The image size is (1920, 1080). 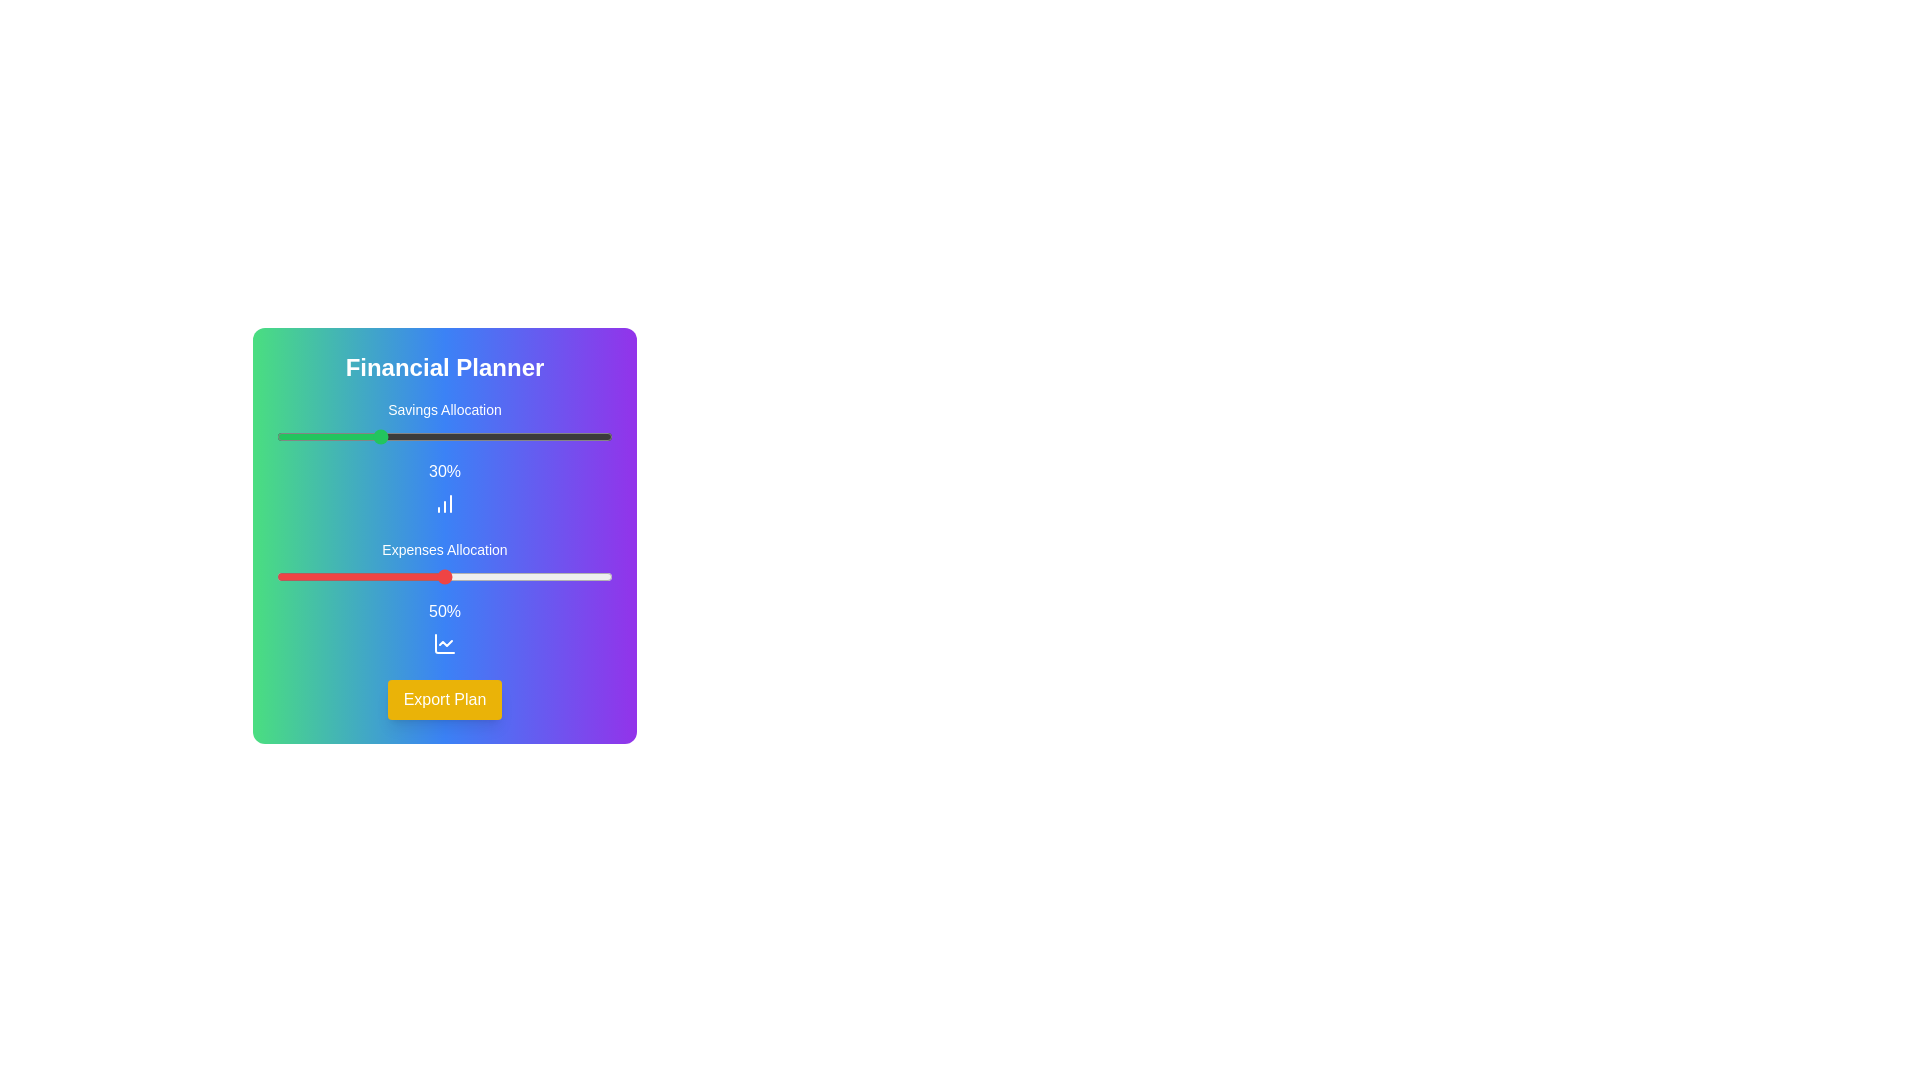 I want to click on the savings allocation slider, so click(x=492, y=435).